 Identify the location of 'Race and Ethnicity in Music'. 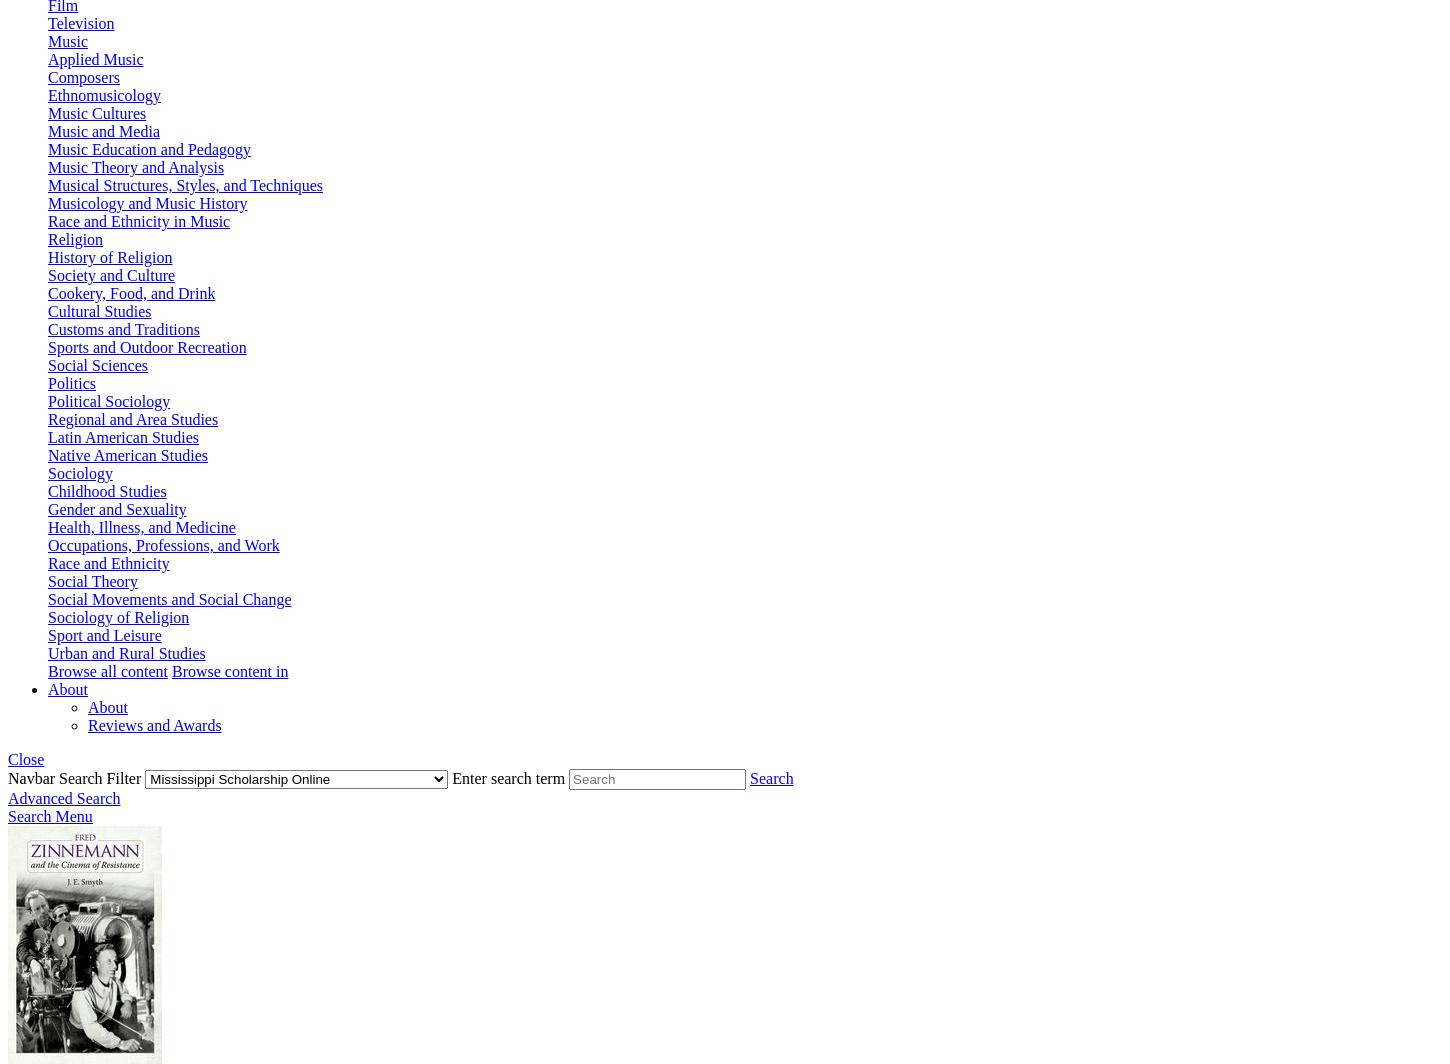
(47, 221).